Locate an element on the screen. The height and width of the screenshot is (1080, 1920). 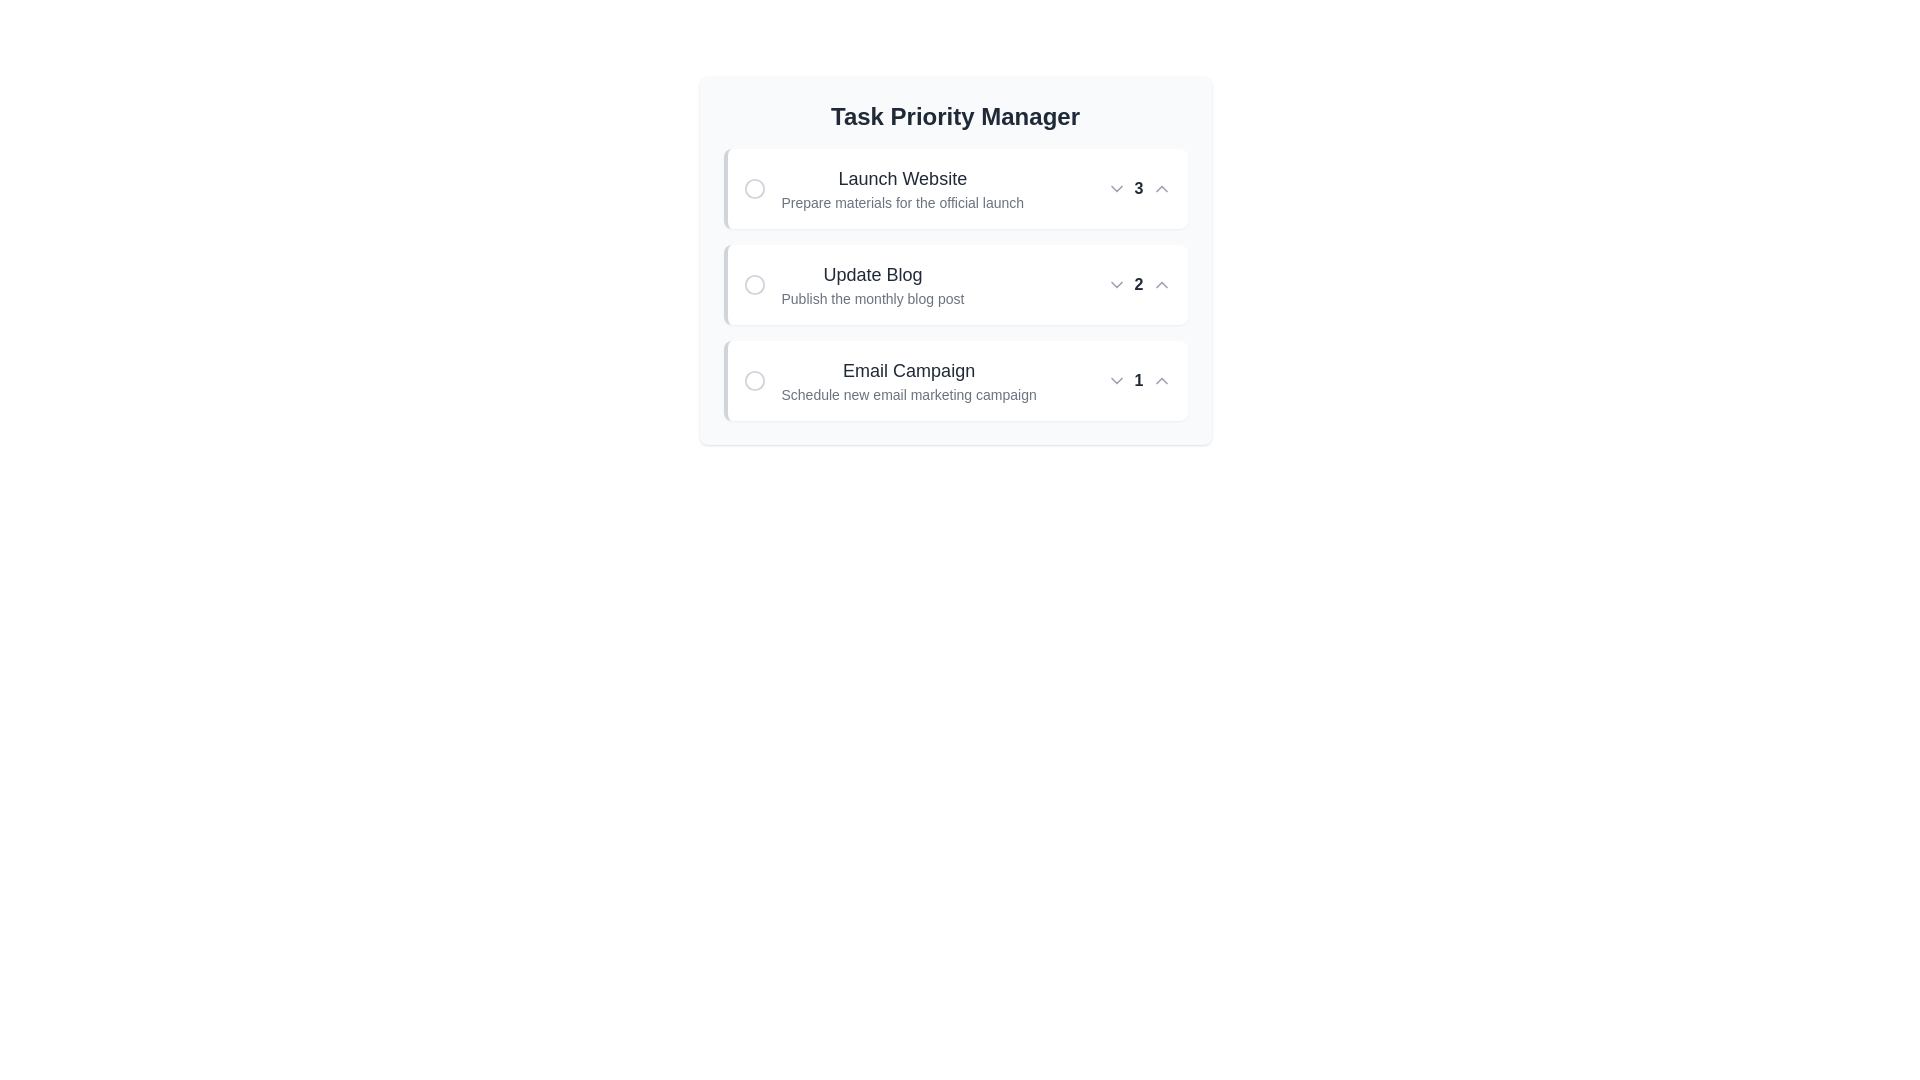
the radio button styled selection indicator located next to the 'Update Blog' entry in the 'Task Priority Manager' section is located at coordinates (753, 285).